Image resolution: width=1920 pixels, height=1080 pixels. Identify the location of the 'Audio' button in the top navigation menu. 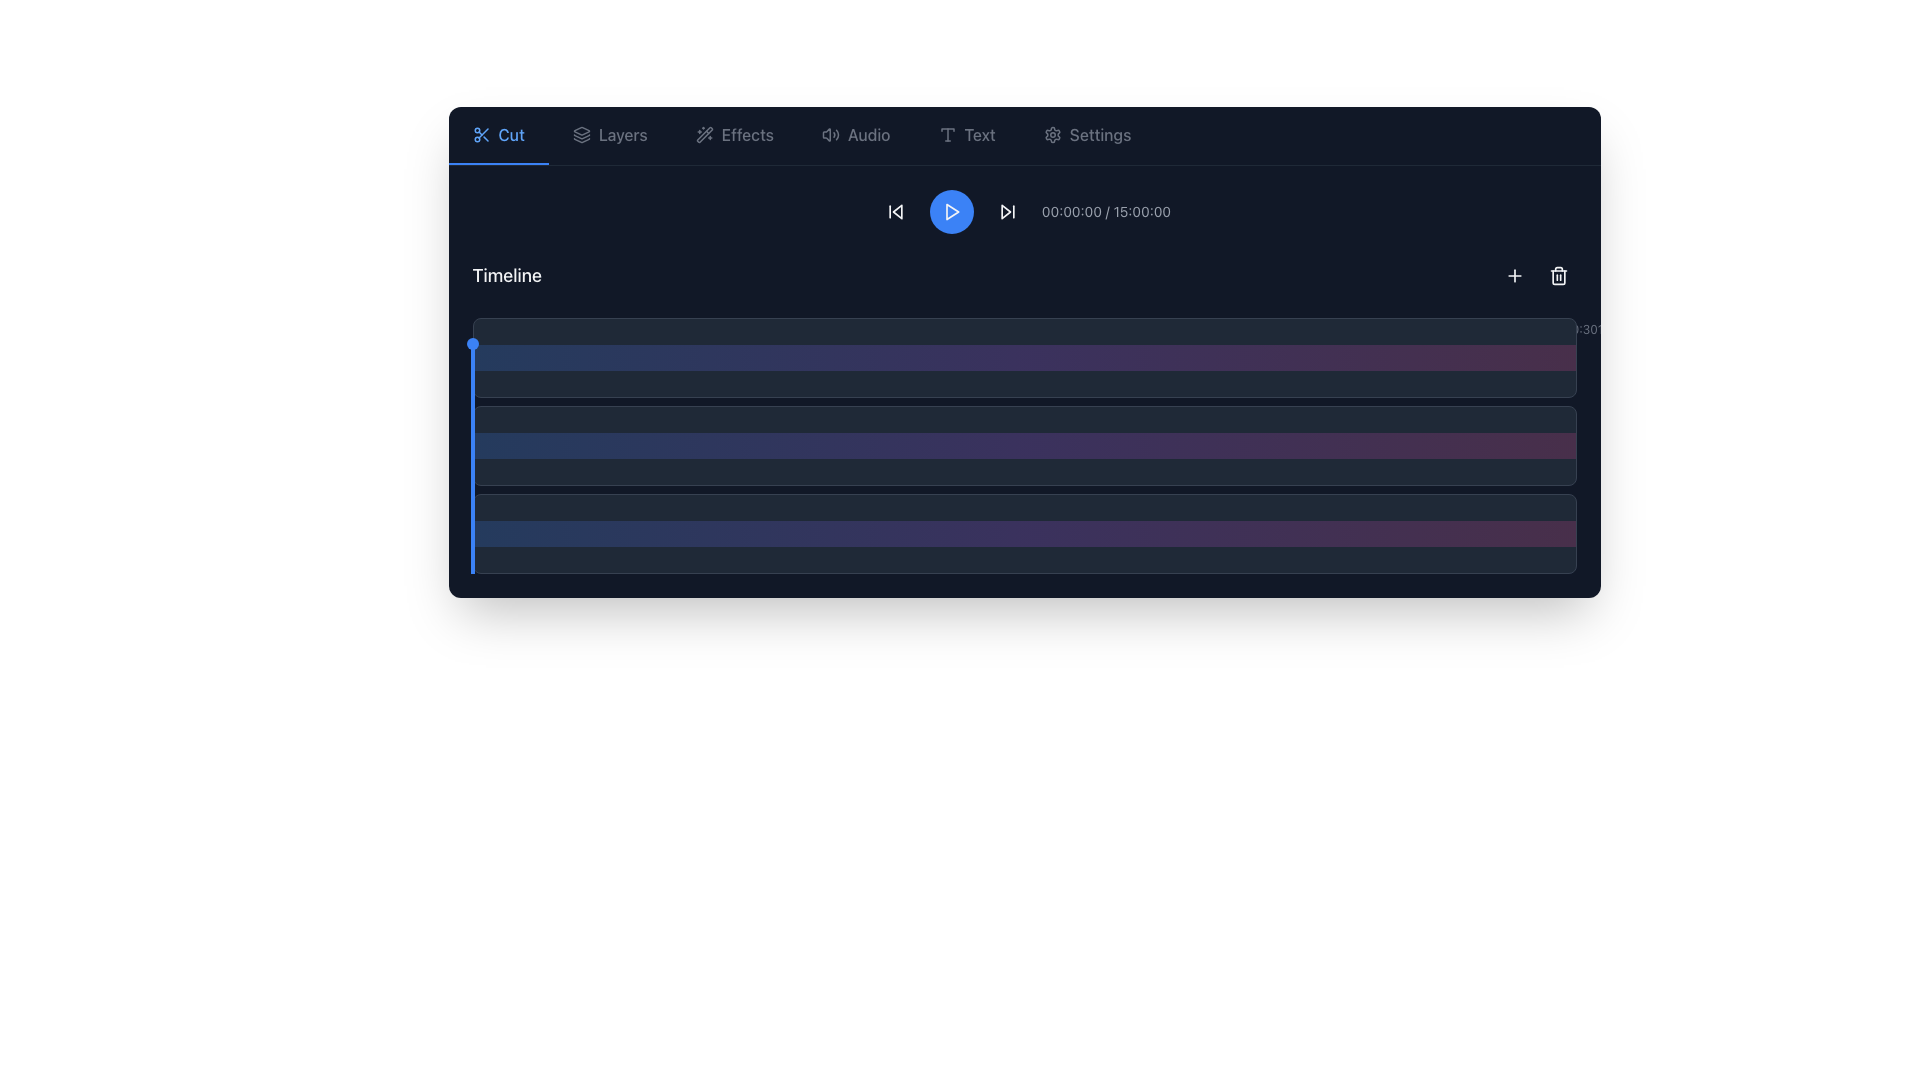
(856, 135).